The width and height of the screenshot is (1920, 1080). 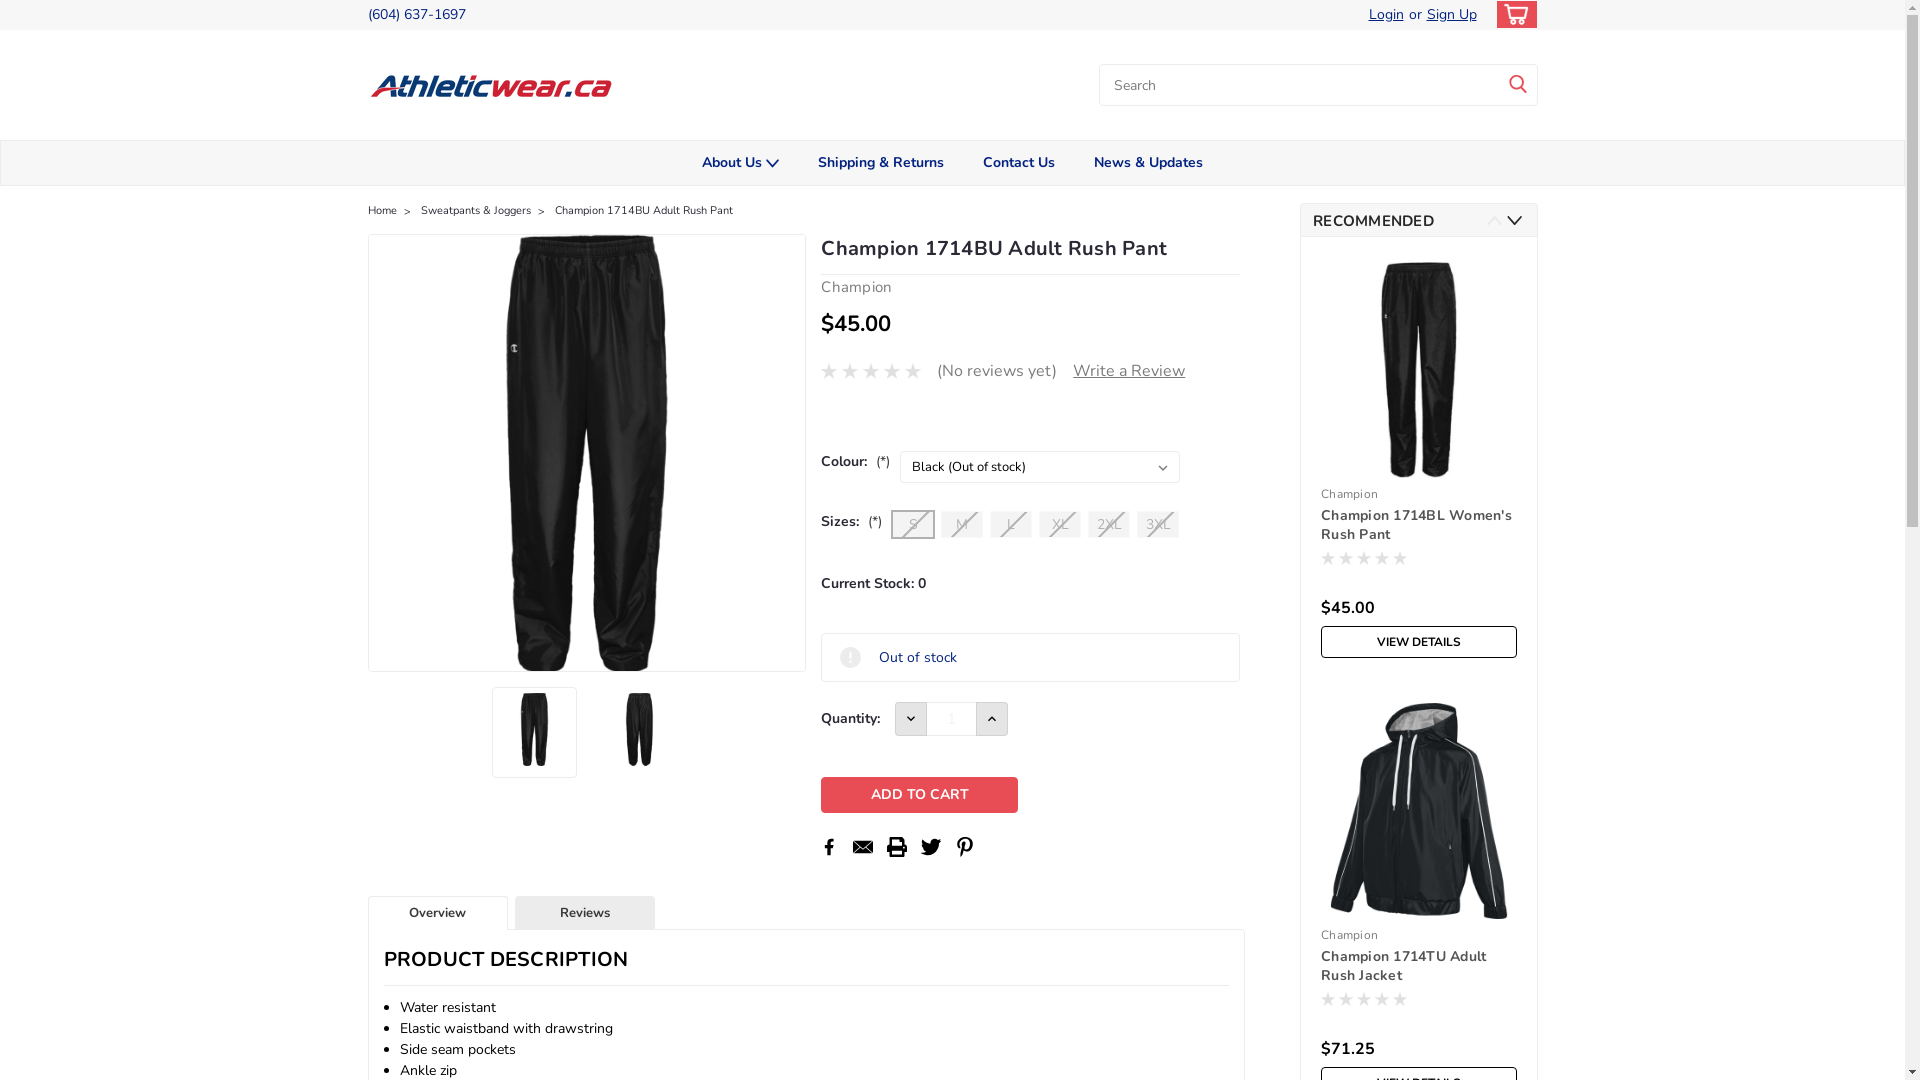 I want to click on 'Next', so click(x=1513, y=220).